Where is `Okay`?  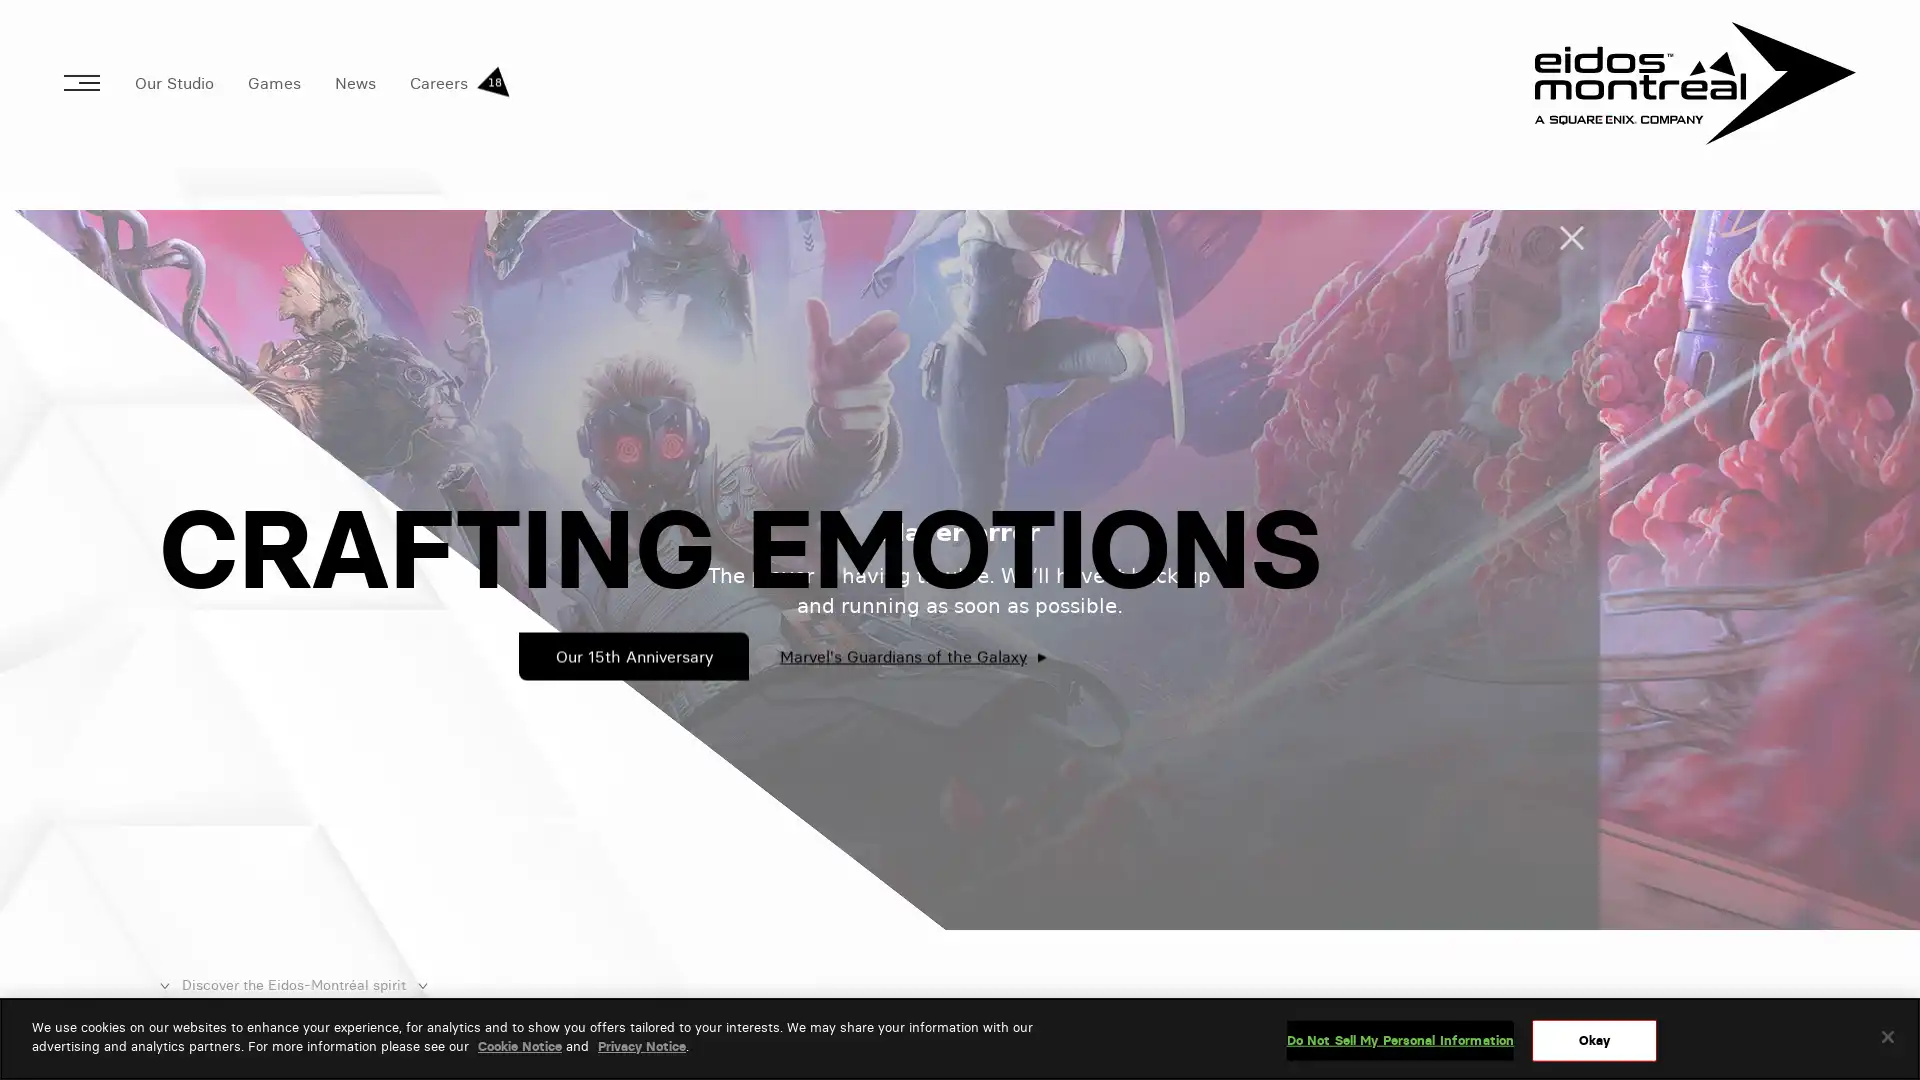 Okay is located at coordinates (1593, 1039).